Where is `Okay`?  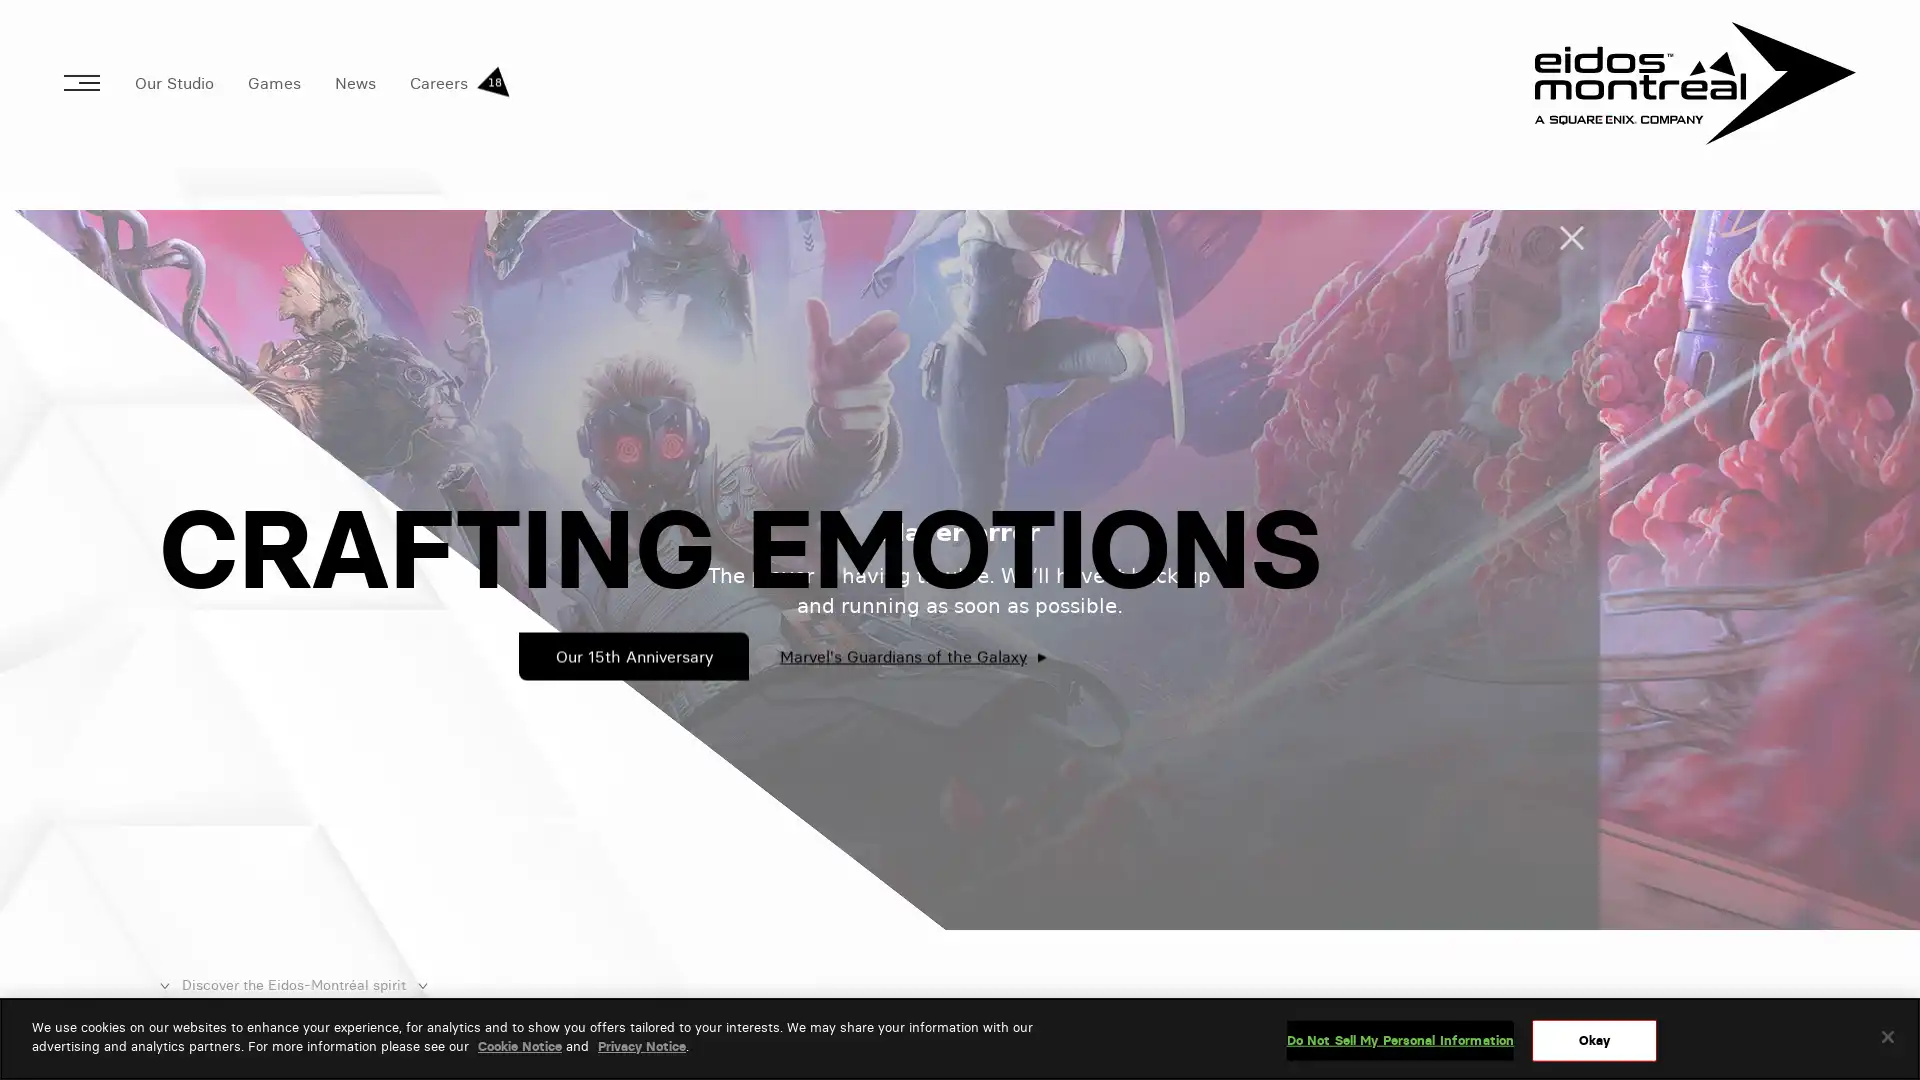 Okay is located at coordinates (1593, 1039).